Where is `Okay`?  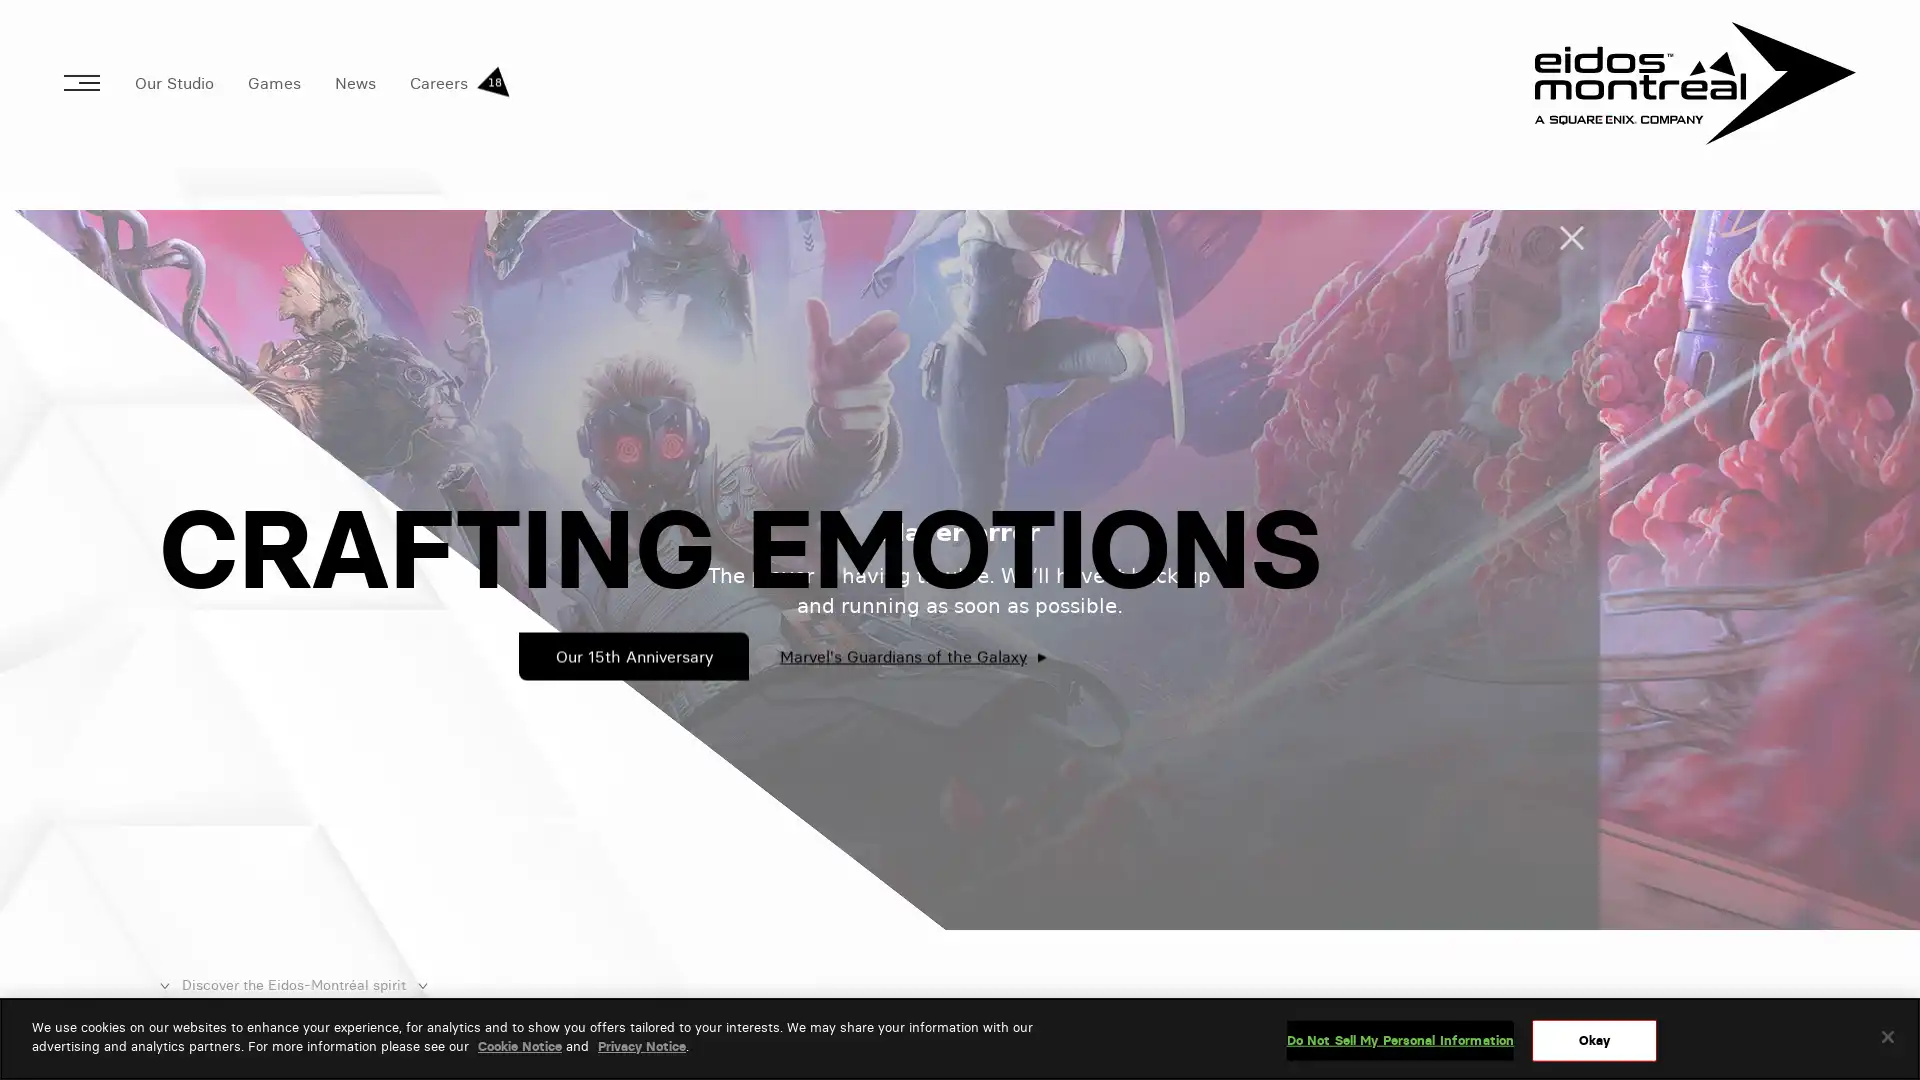 Okay is located at coordinates (1593, 1039).